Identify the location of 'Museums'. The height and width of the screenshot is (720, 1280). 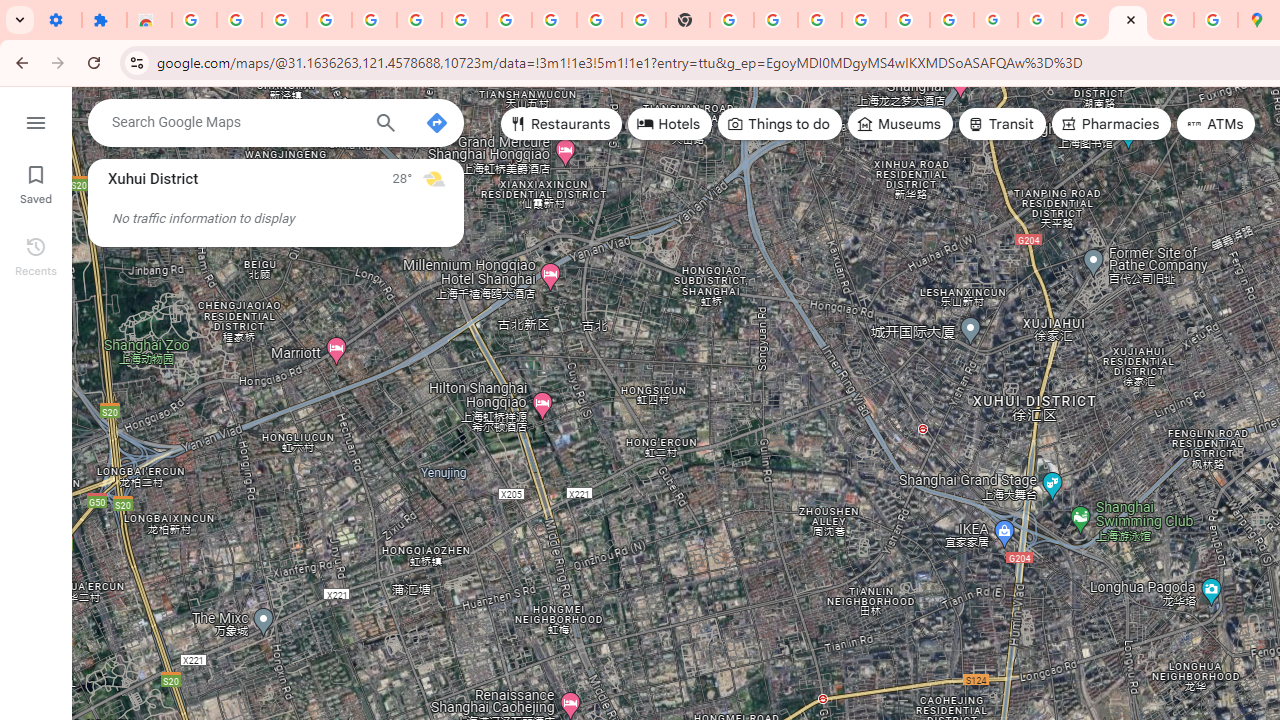
(899, 124).